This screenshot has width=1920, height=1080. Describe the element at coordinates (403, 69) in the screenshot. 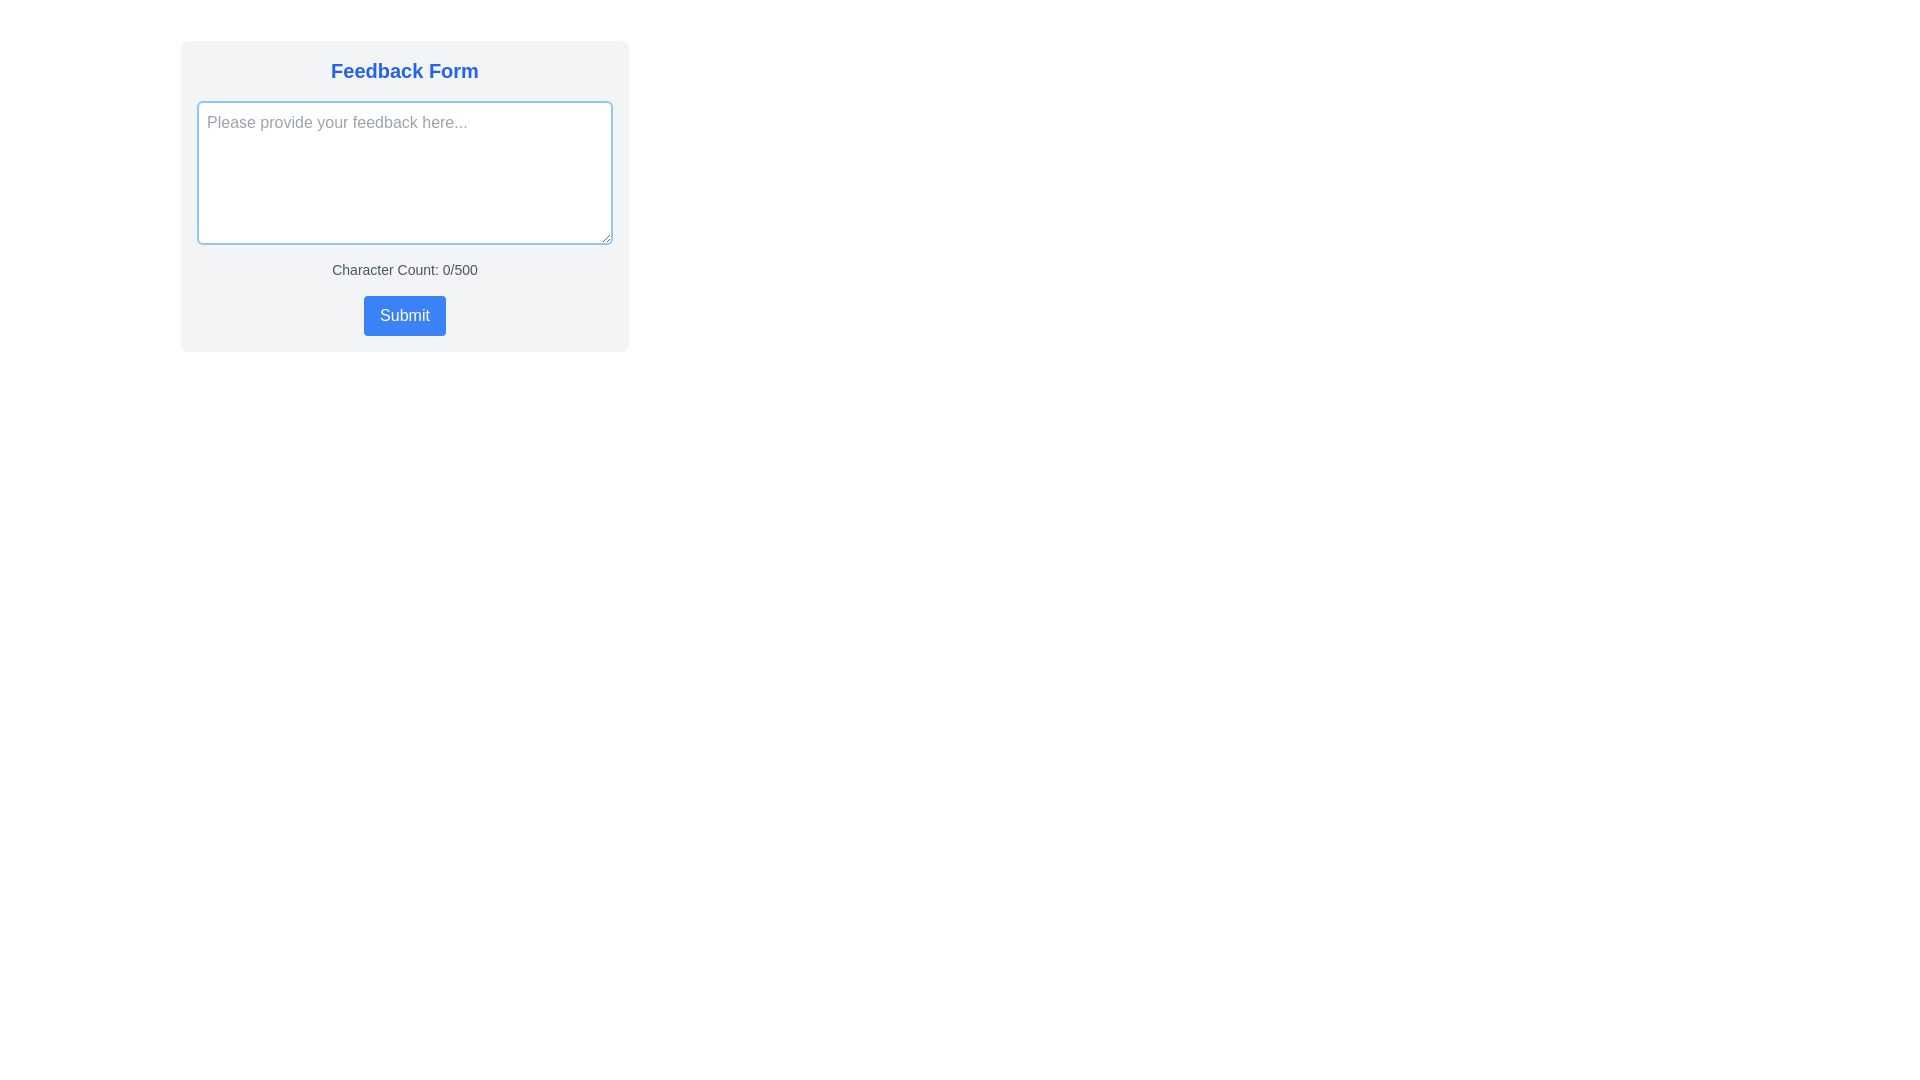

I see `text of the heading that serves as the title for the feedback form, located at the top of the form above the feedback textarea` at that location.